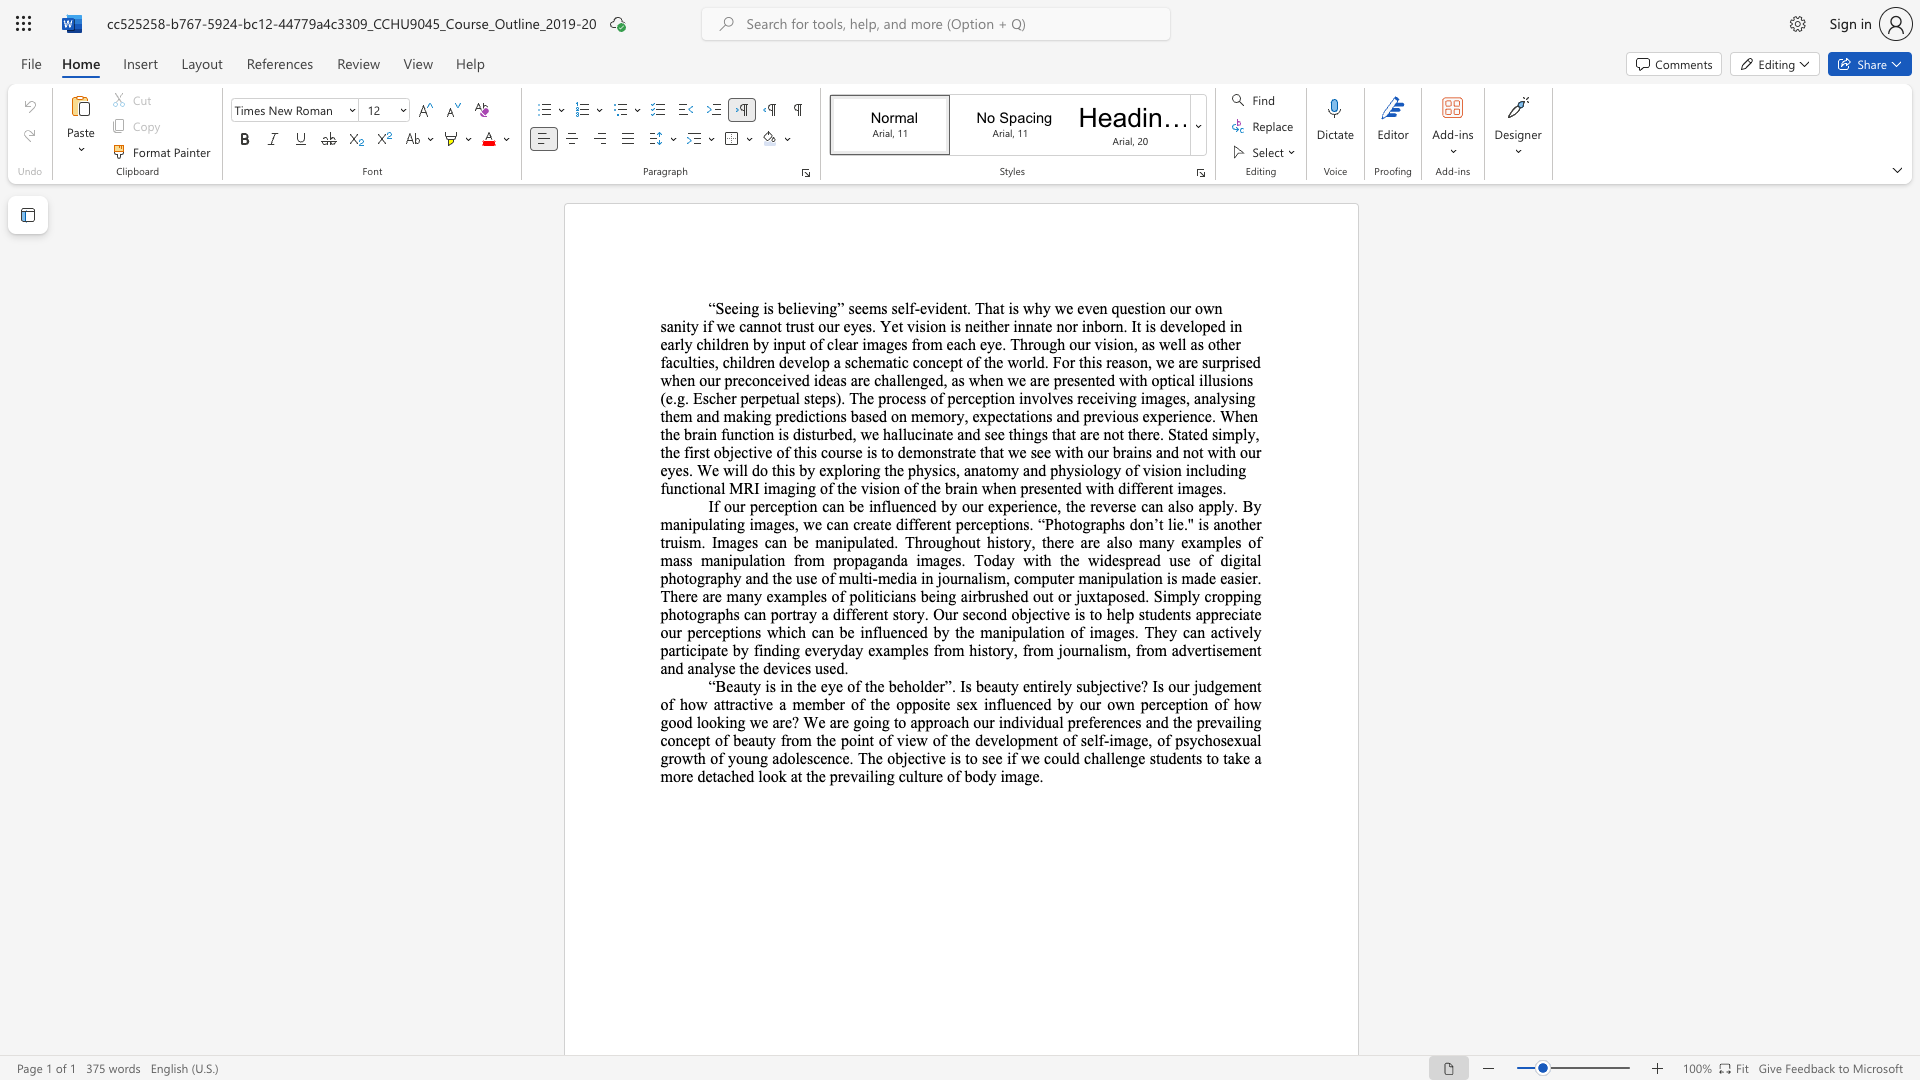 The height and width of the screenshot is (1080, 1920). What do you see at coordinates (875, 650) in the screenshot?
I see `the subset text "xamples from history, from journalism, from advertisem" within the text "osed. Simply cropping photographs can portray a different story. Our second objective is to help students appreciate our perceptions which can be influenced by the manipulation of images. They can actively participate by finding everyday examples from history, from journalism, from advertisement and analyse the devices used."` at bounding box center [875, 650].